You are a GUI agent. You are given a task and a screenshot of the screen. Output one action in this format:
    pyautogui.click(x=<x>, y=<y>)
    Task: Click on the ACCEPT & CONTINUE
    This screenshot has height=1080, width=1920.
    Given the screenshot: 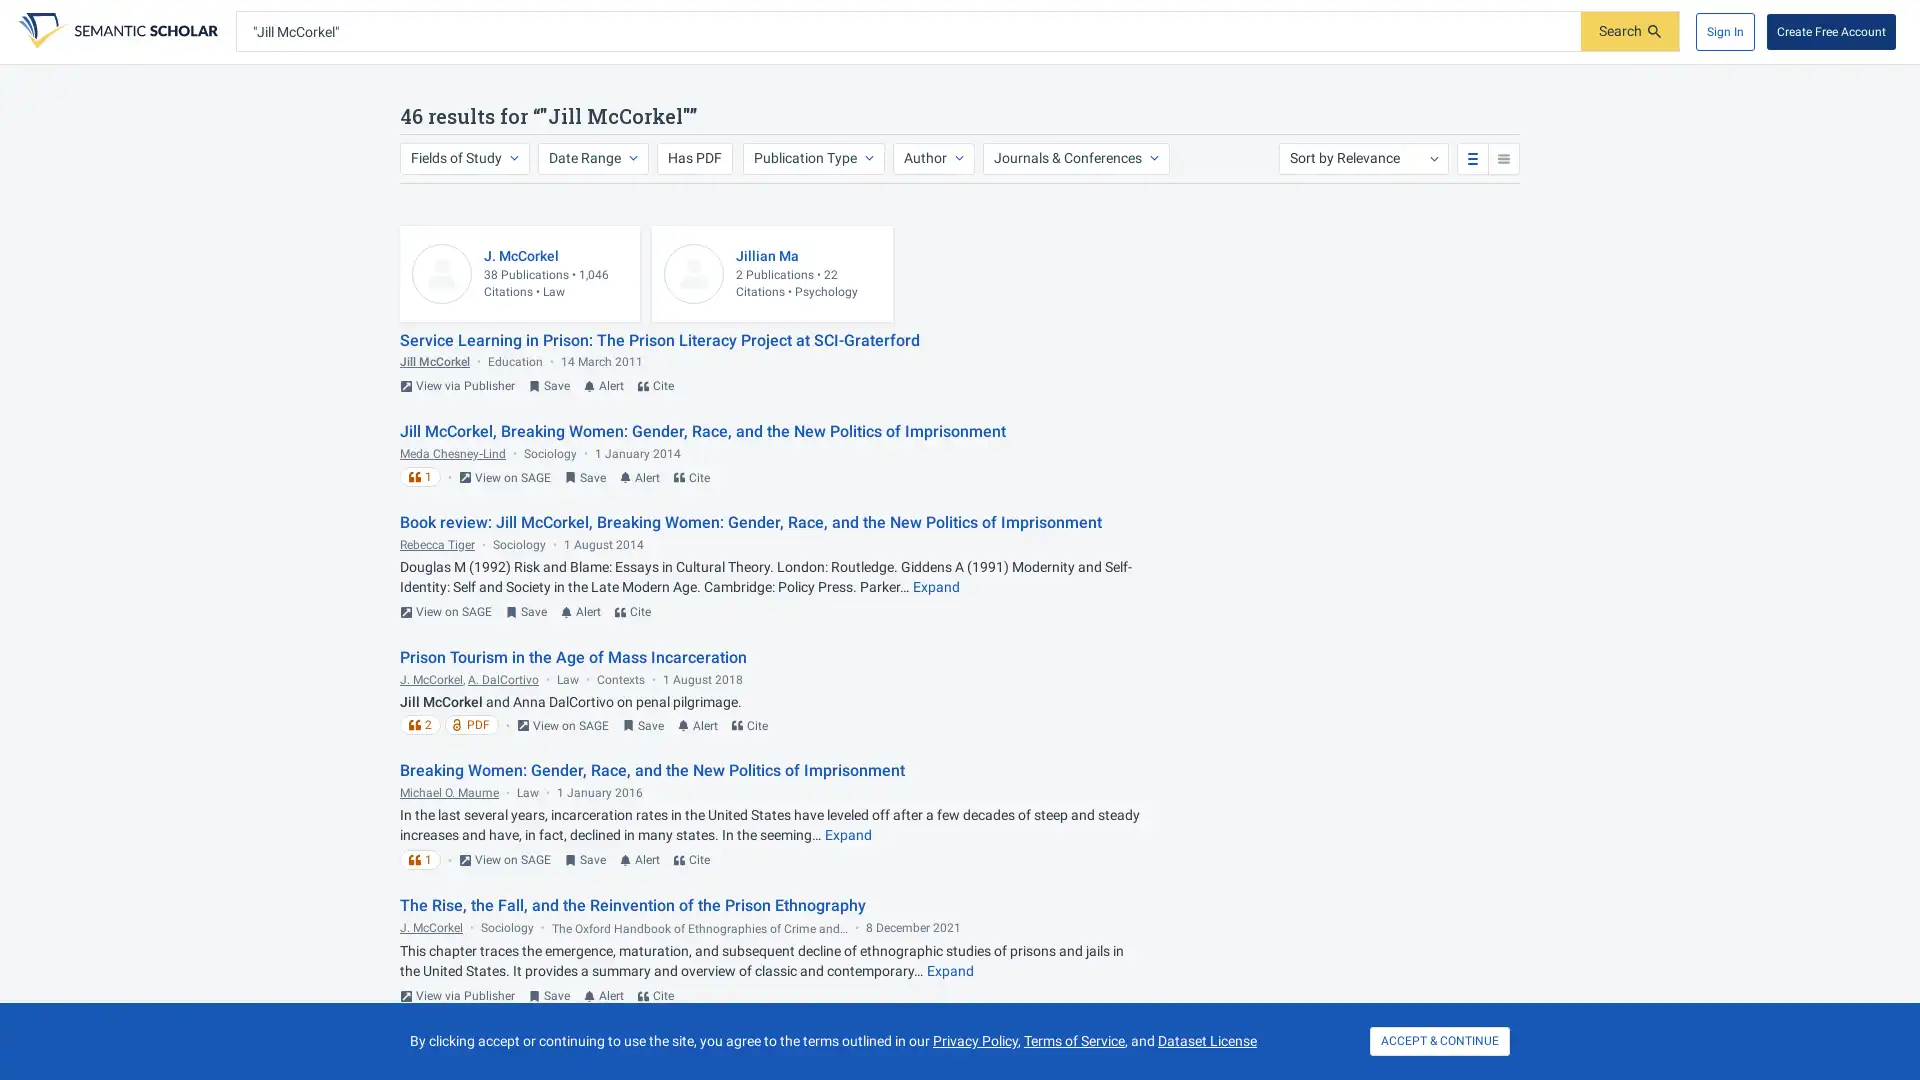 What is the action you would take?
    pyautogui.click(x=1440, y=1040)
    